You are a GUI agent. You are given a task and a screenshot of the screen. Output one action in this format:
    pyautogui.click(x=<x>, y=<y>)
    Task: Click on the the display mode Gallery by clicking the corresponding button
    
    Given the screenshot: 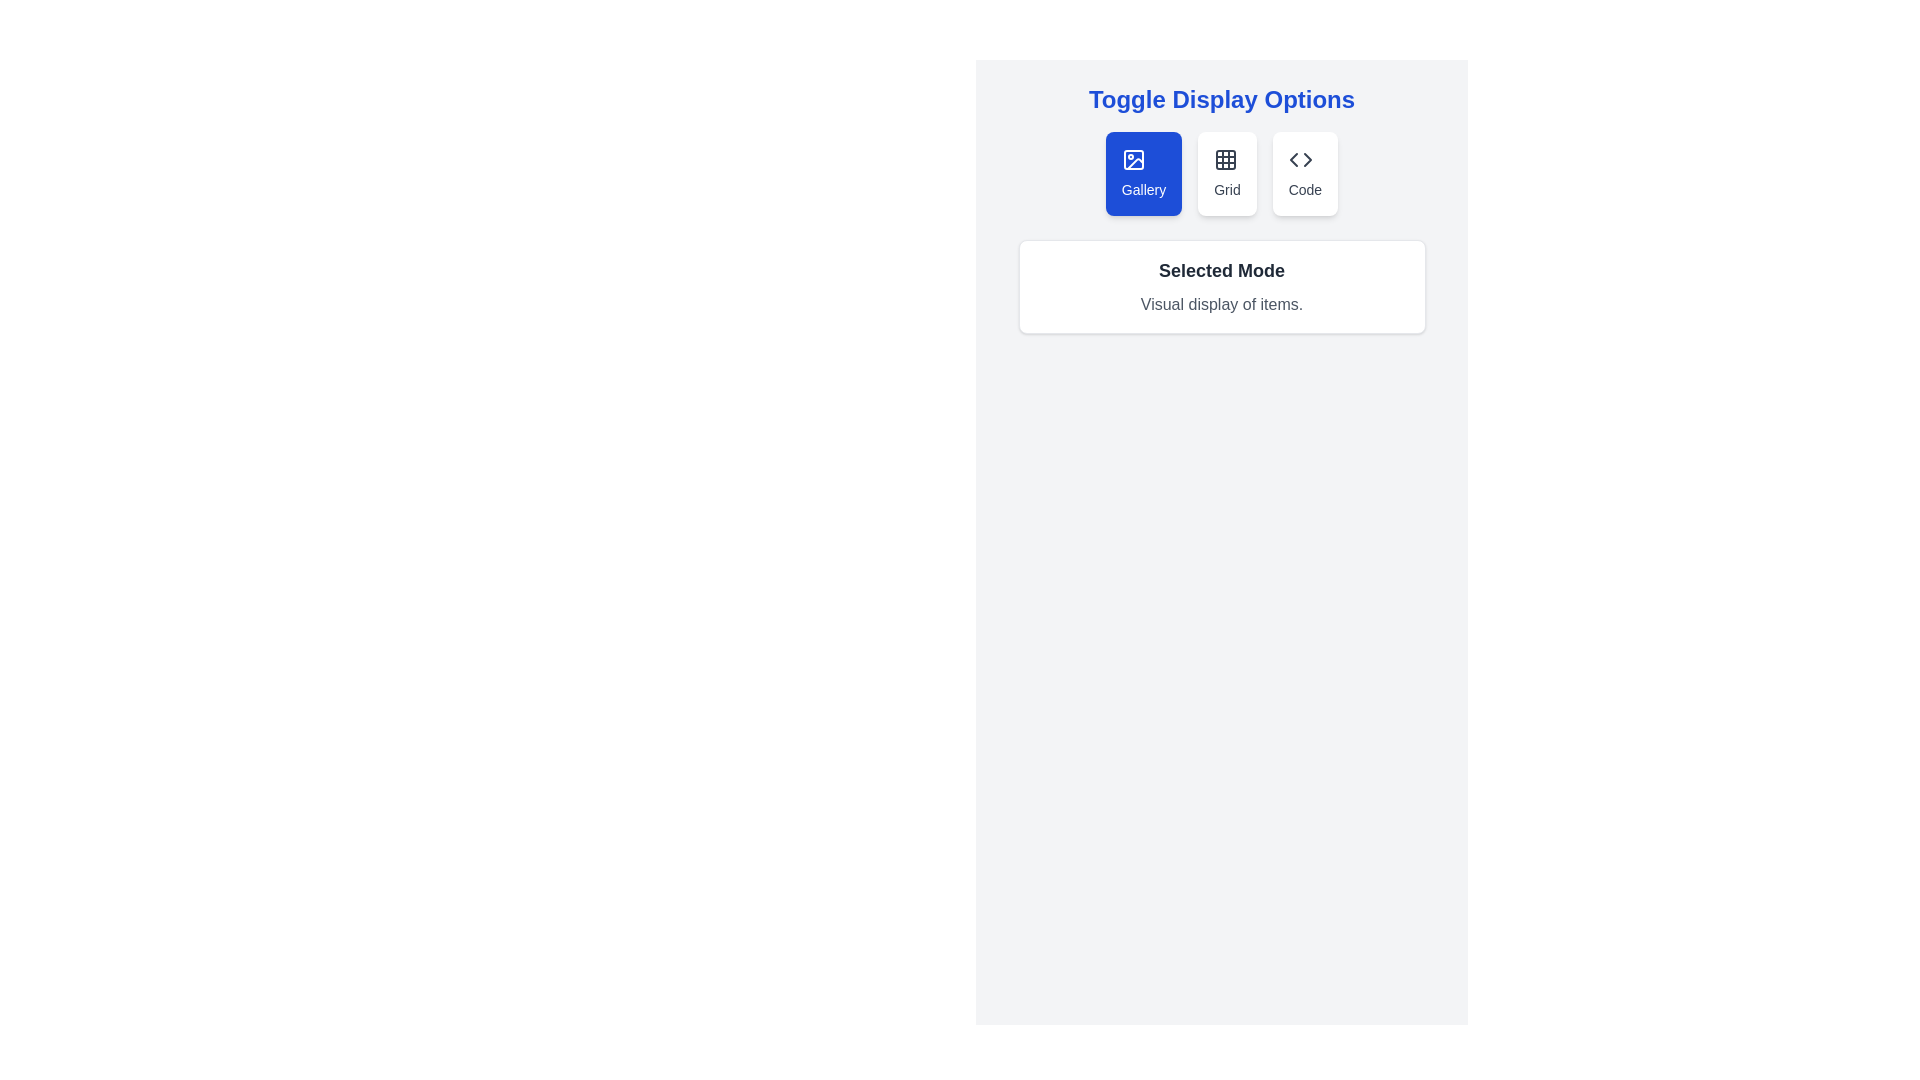 What is the action you would take?
    pyautogui.click(x=1143, y=172)
    